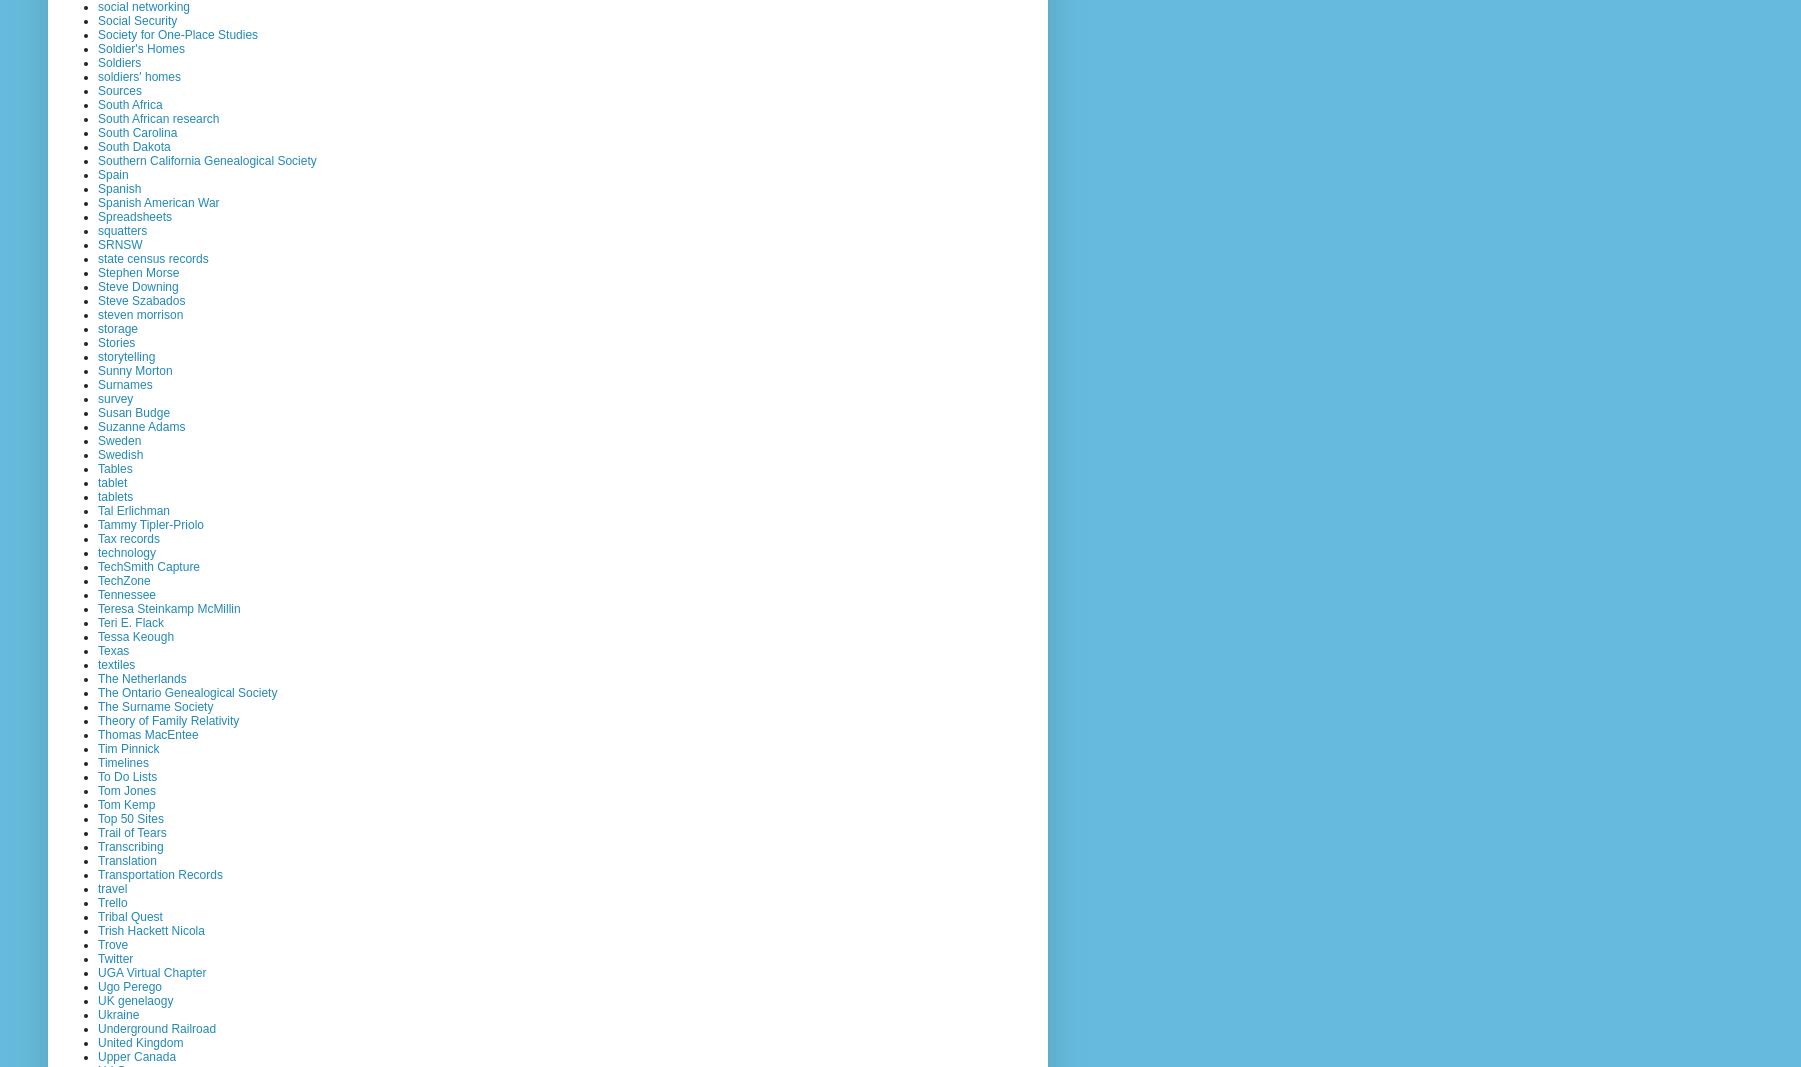  I want to click on 'Tom Jones', so click(126, 789).